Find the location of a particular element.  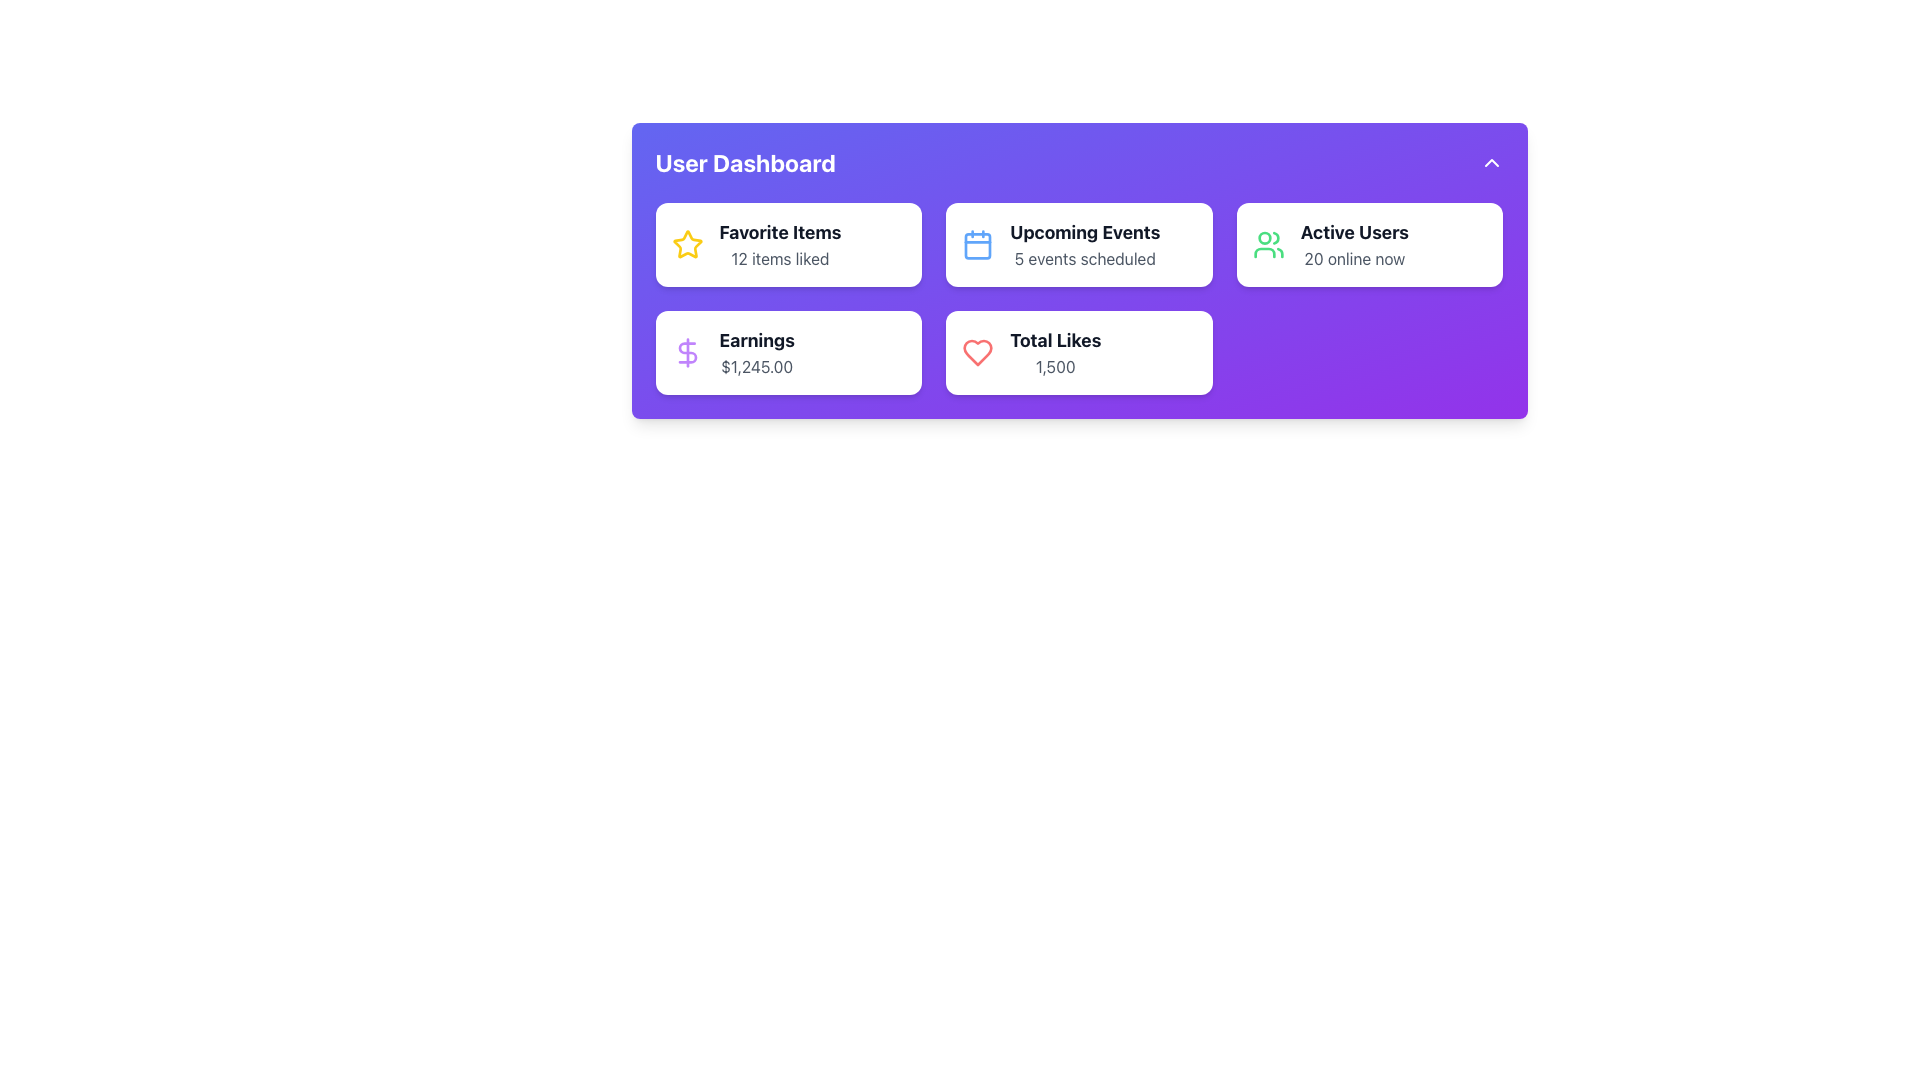

the blue calendar icon located in the 'Upcoming Events' card, adjacent to the label '5 events scheduled' is located at coordinates (978, 244).